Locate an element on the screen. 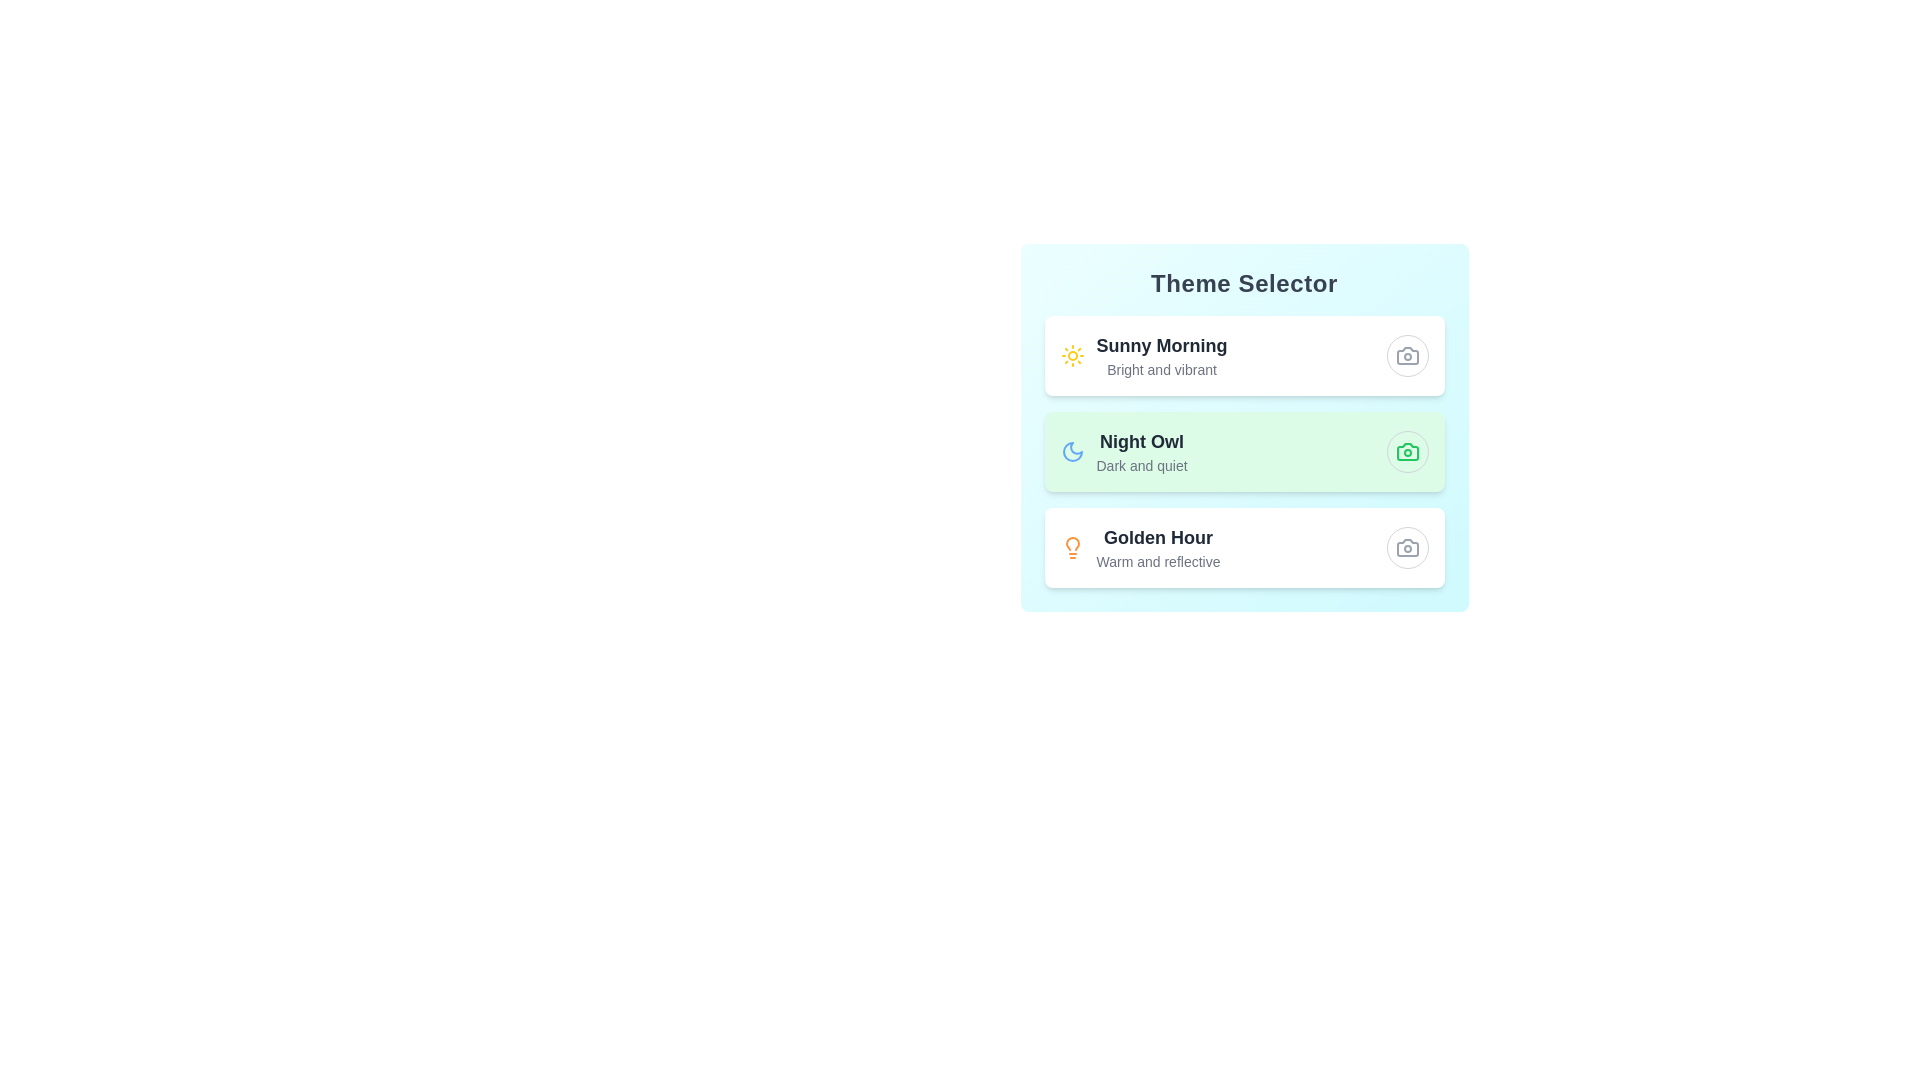  the theme Golden Hour by clicking its respective button is located at coordinates (1406, 547).